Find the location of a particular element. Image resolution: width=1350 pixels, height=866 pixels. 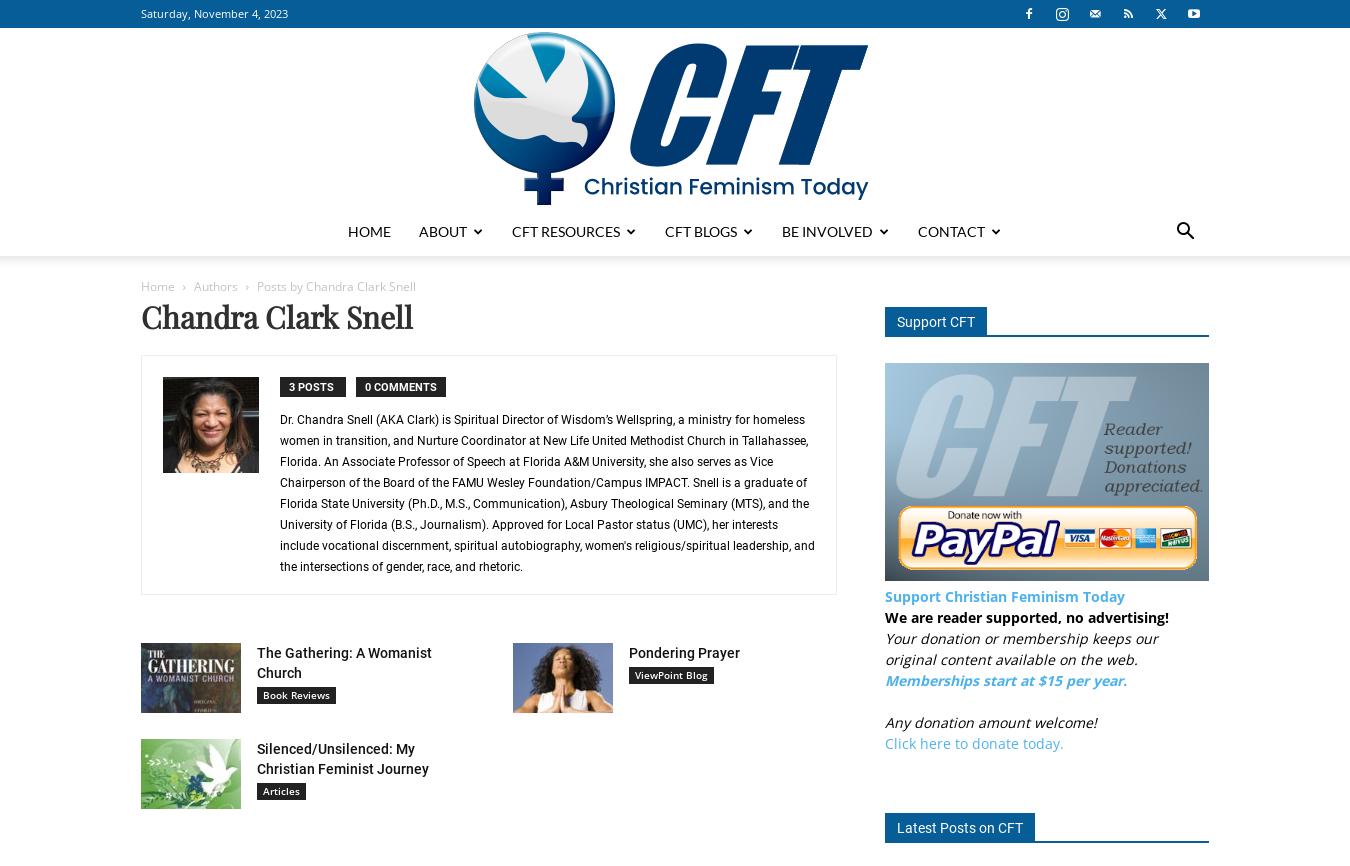

'Posts by Chandra Clark Snell' is located at coordinates (335, 285).